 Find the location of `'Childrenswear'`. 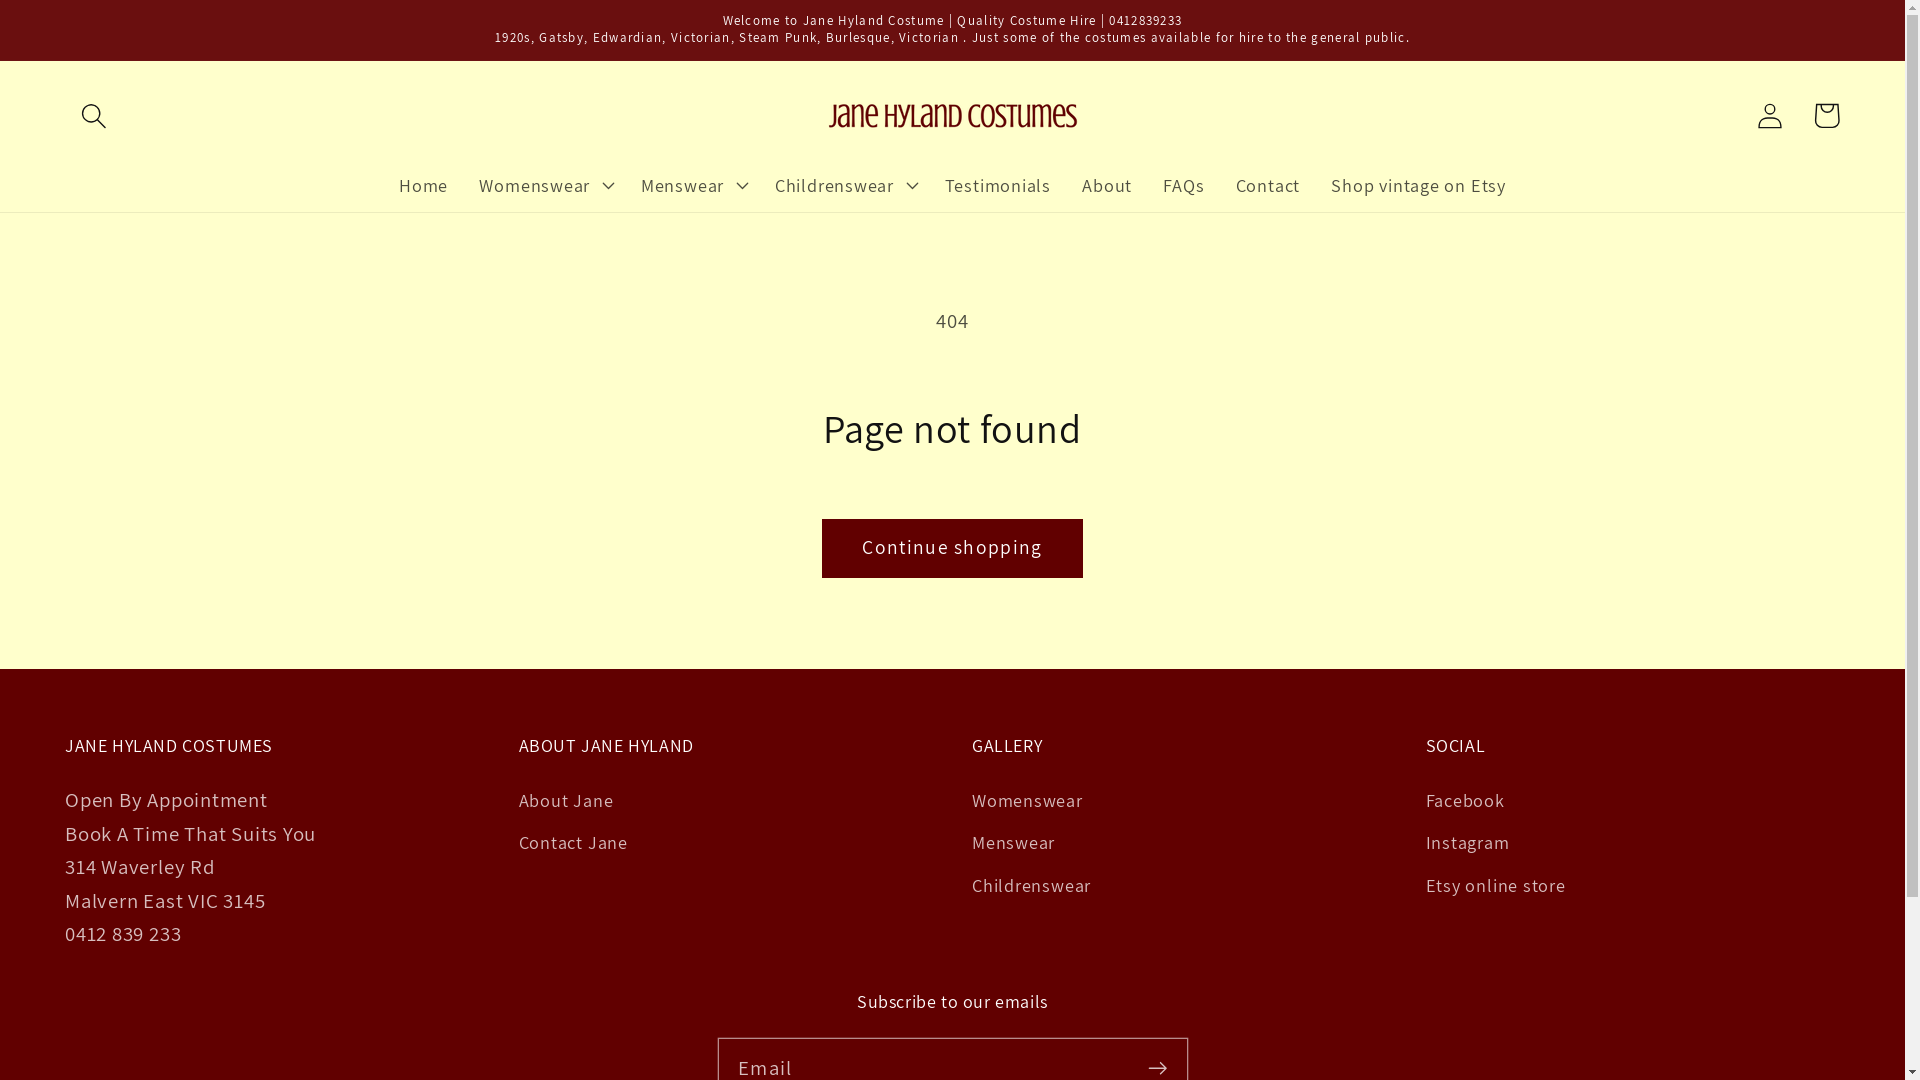

'Childrenswear' is located at coordinates (773, 185).